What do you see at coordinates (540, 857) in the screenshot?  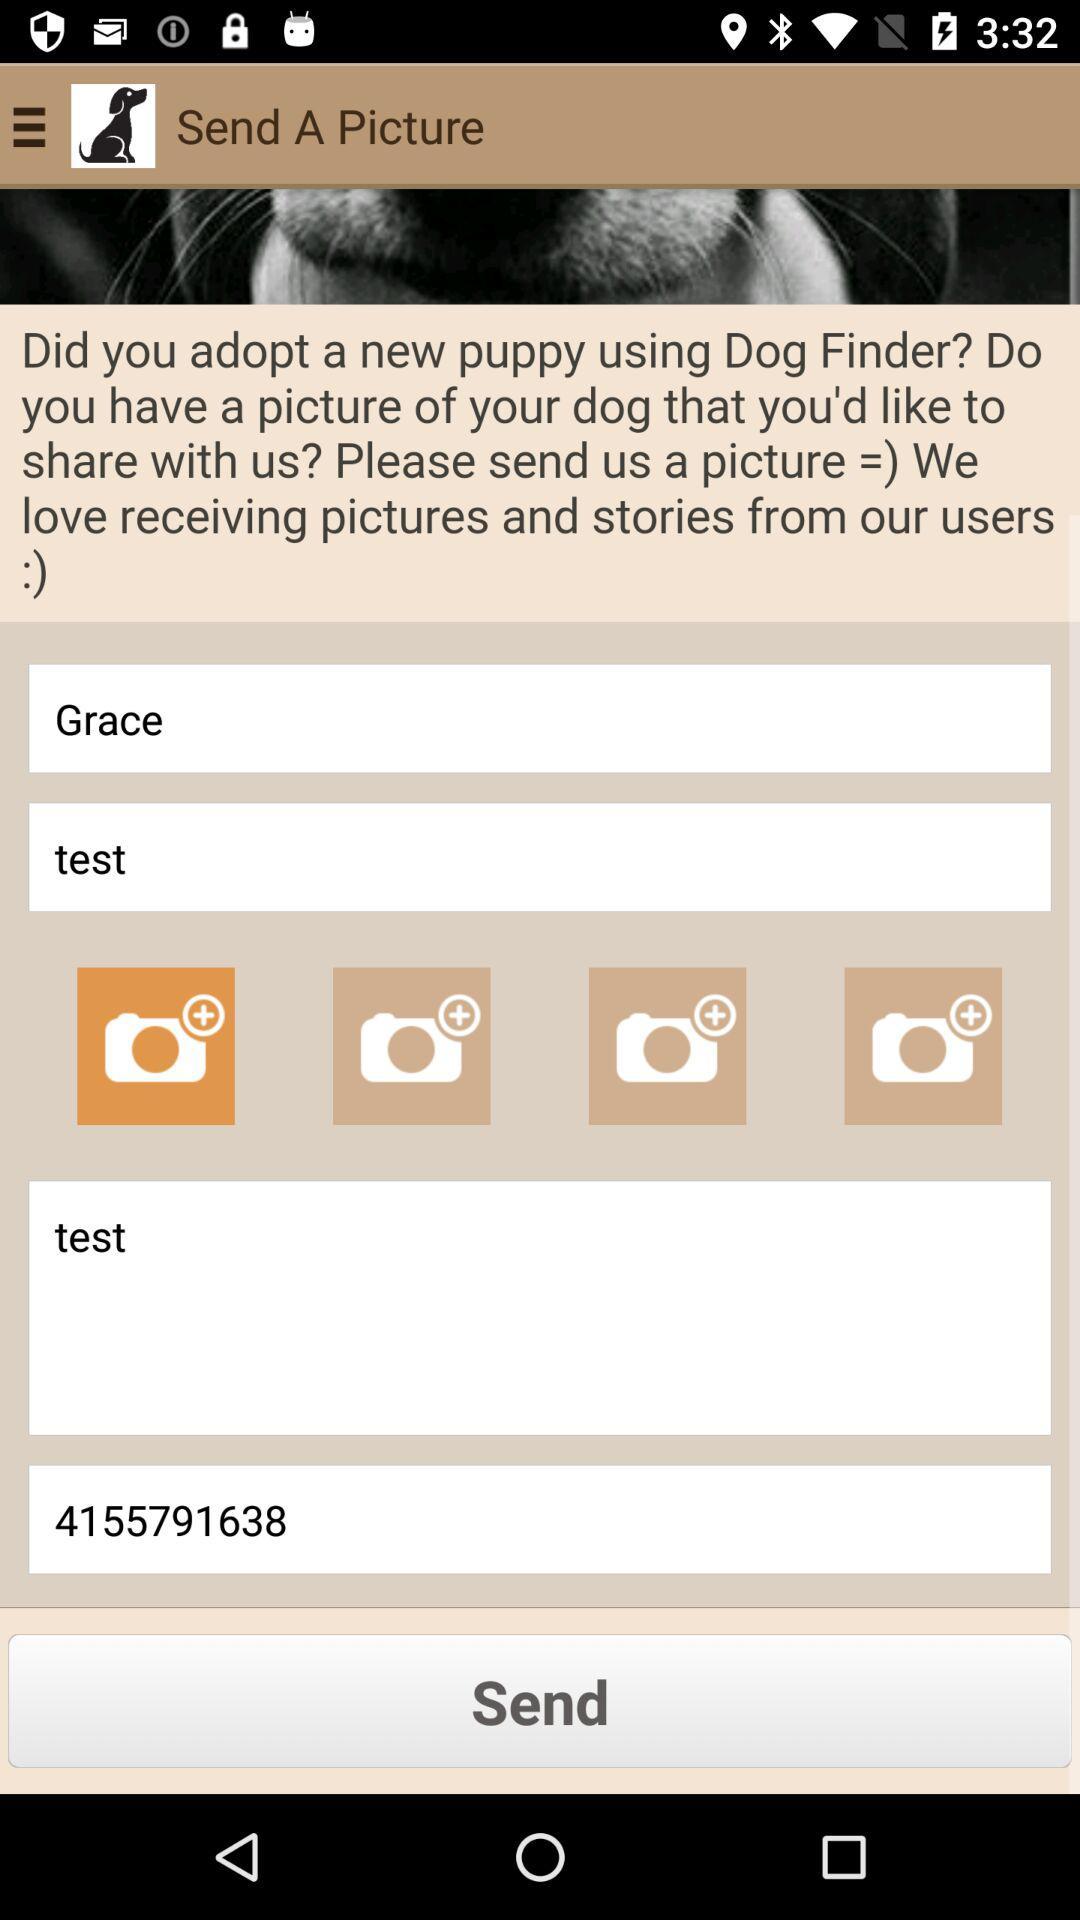 I see `the button which is below the grace` at bounding box center [540, 857].